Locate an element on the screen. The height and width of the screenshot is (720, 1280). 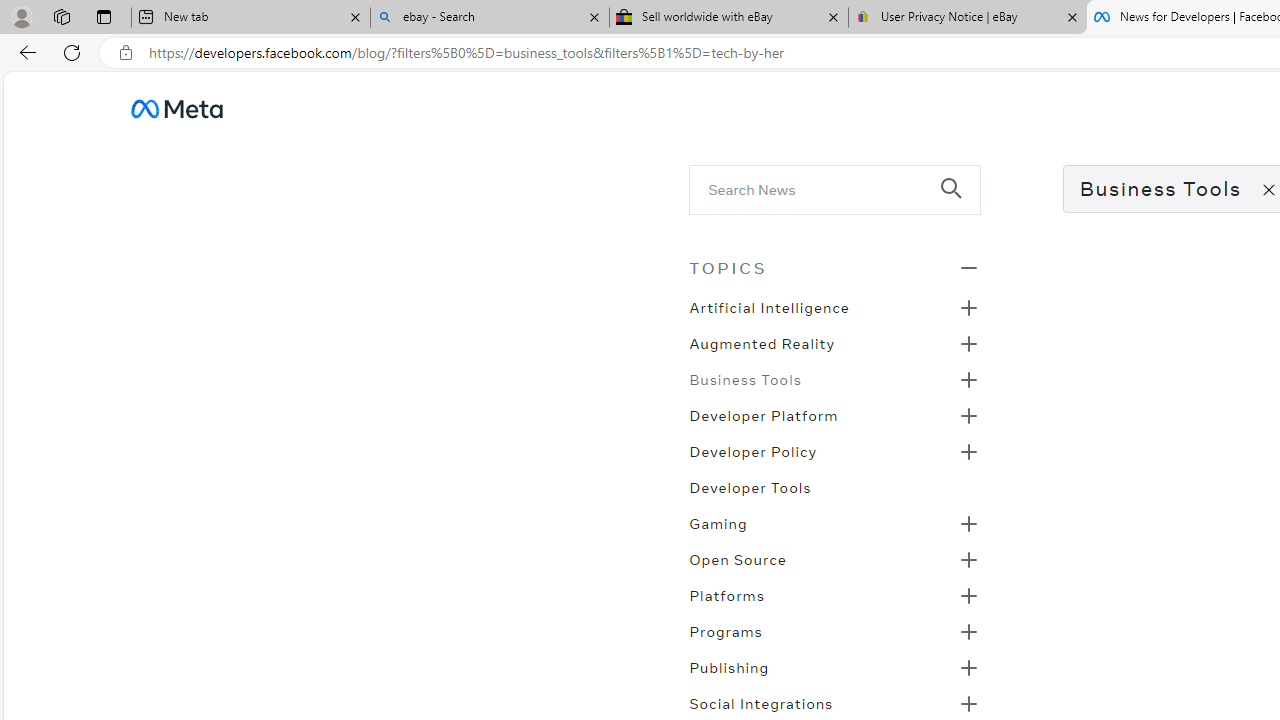
'Developer Policy' is located at coordinates (752, 450).